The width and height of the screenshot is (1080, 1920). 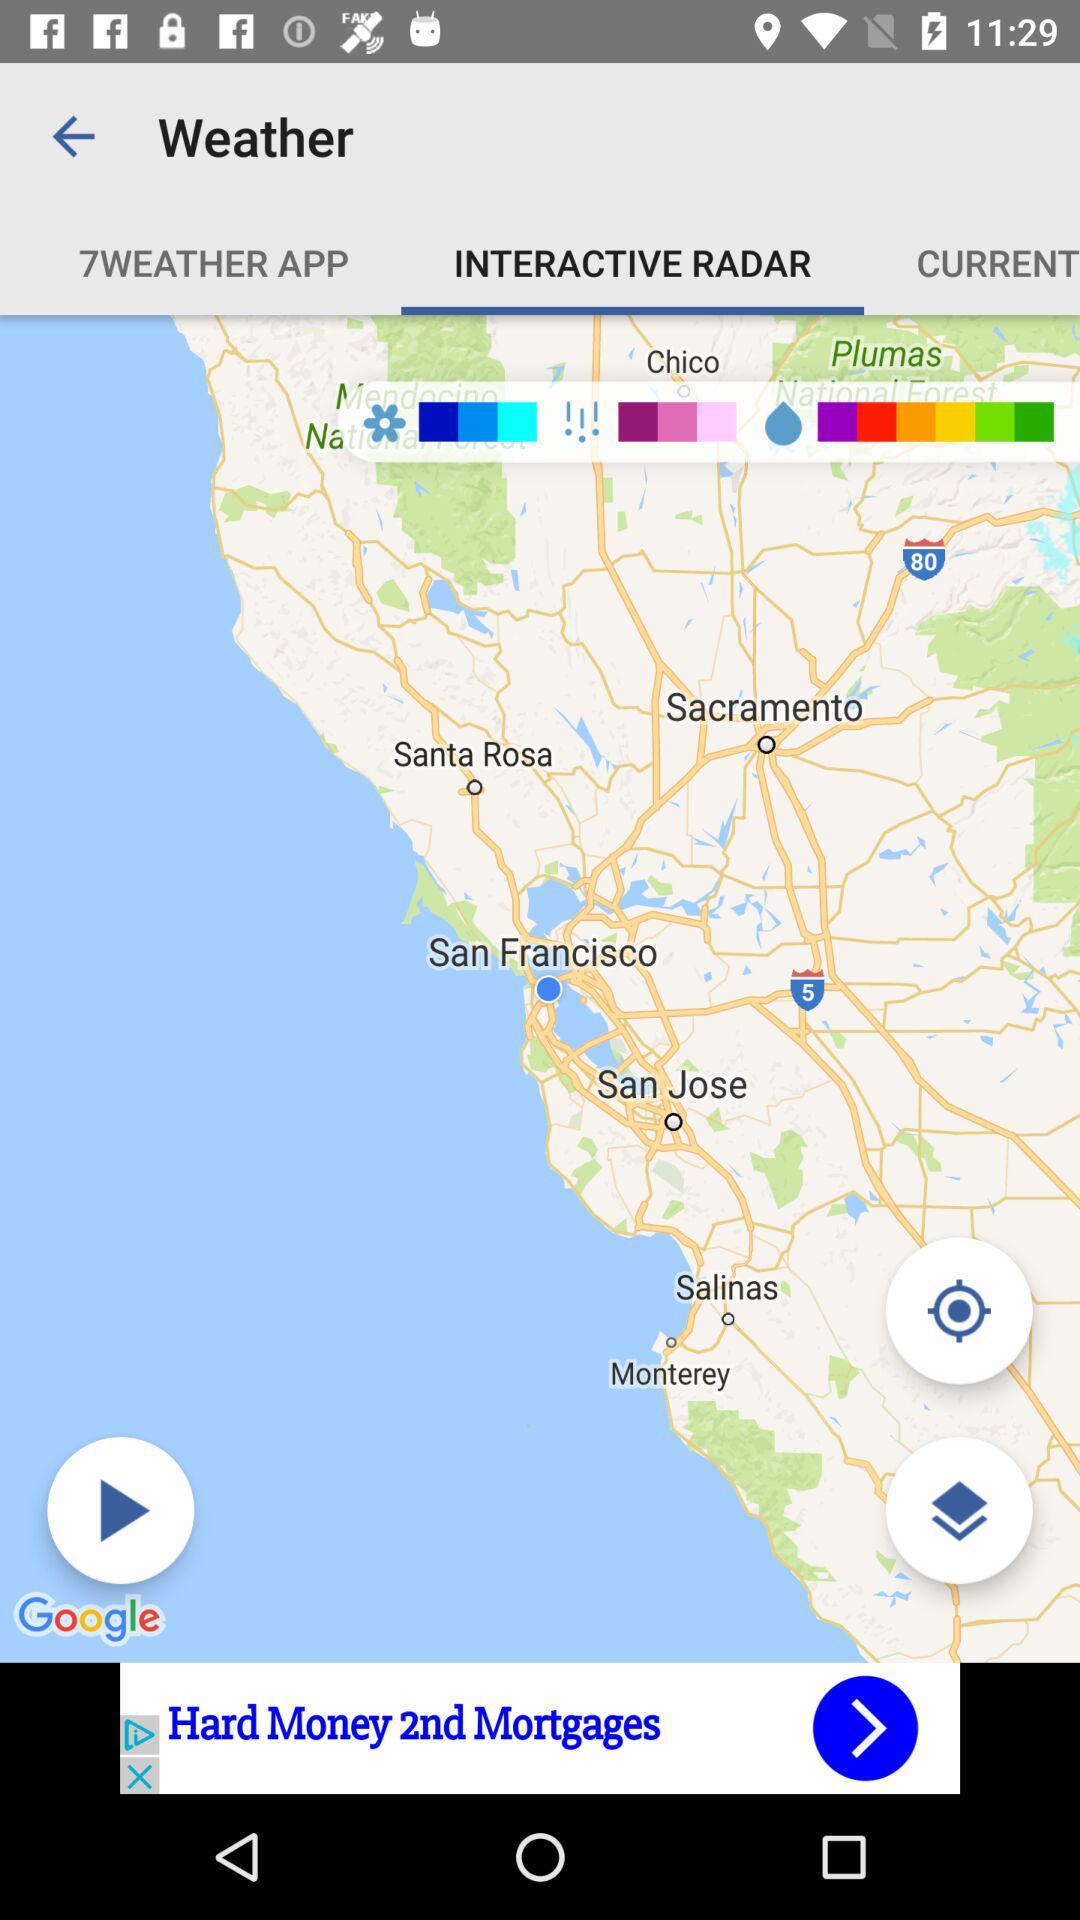 I want to click on the layers icon, so click(x=958, y=1510).